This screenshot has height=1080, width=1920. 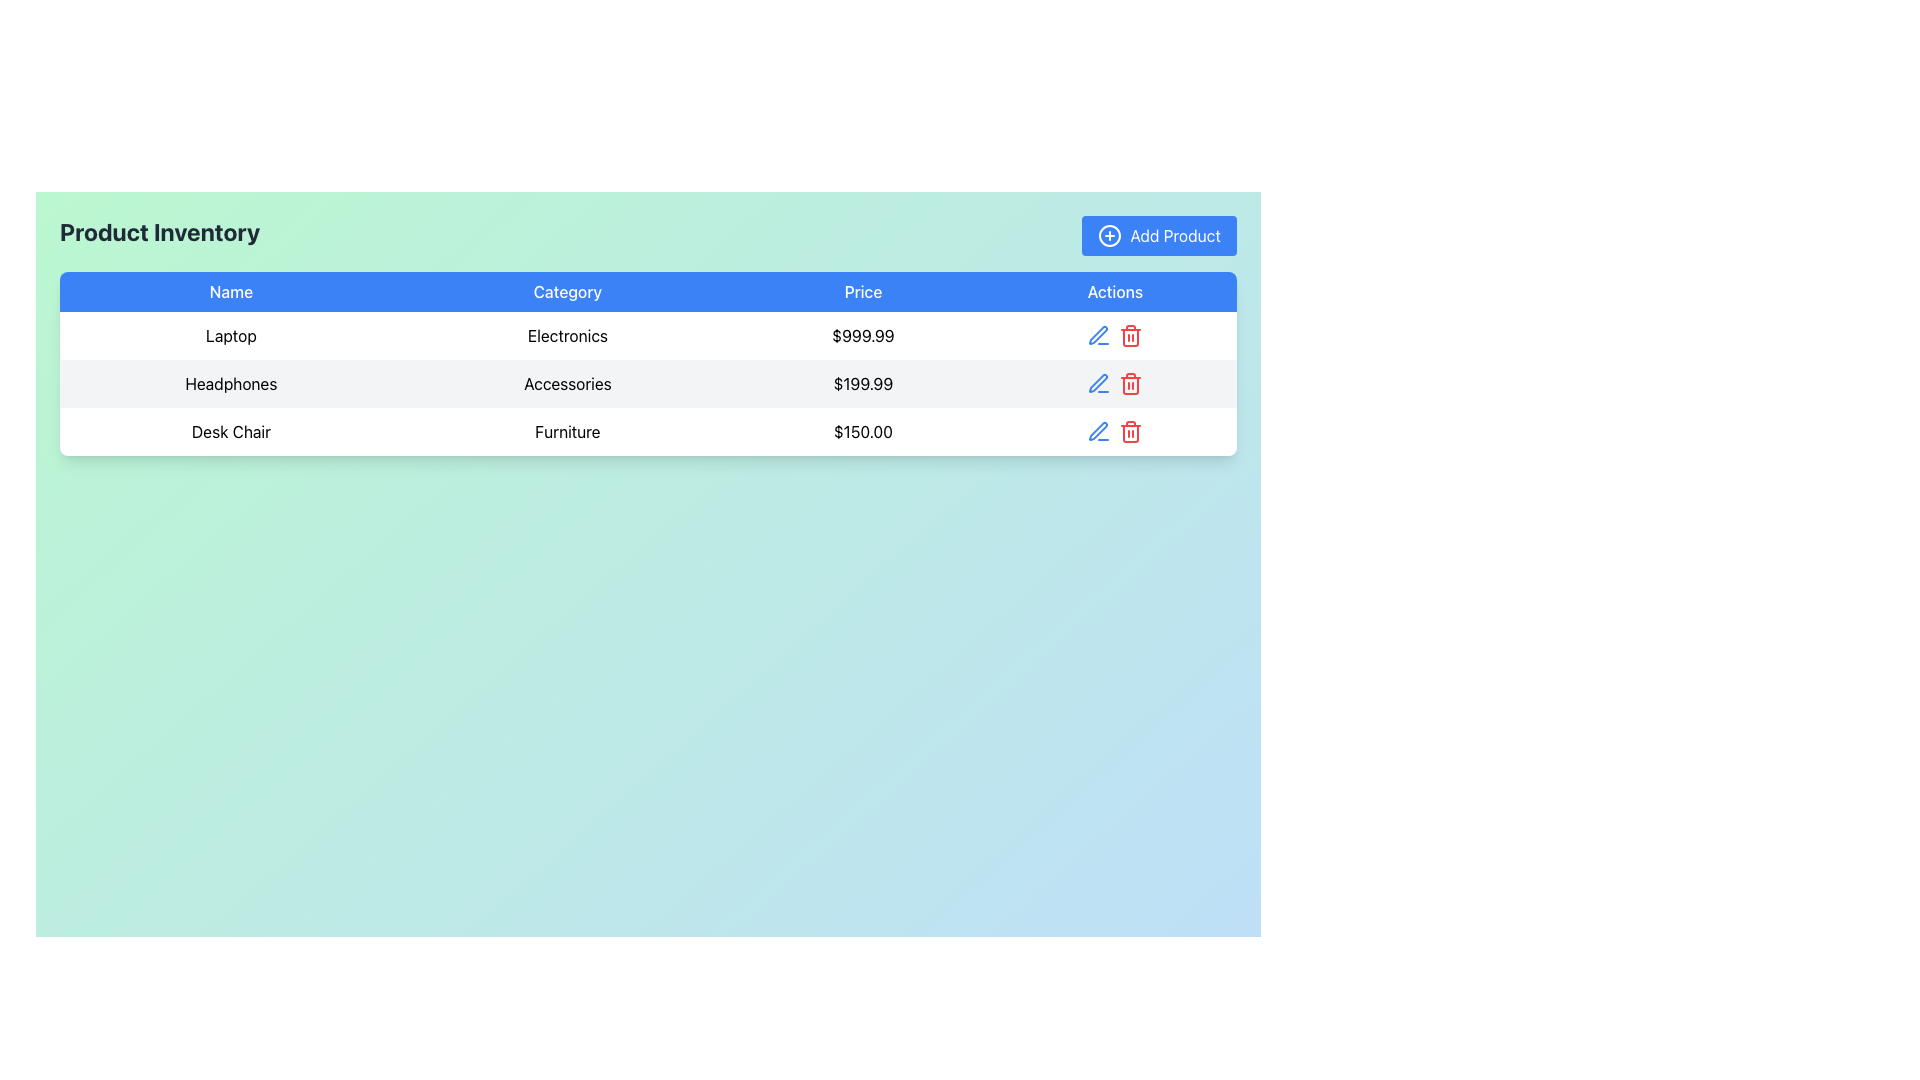 What do you see at coordinates (231, 334) in the screenshot?
I see `the product name text in the first row of the inventory table under the 'Name' column to identify it` at bounding box center [231, 334].